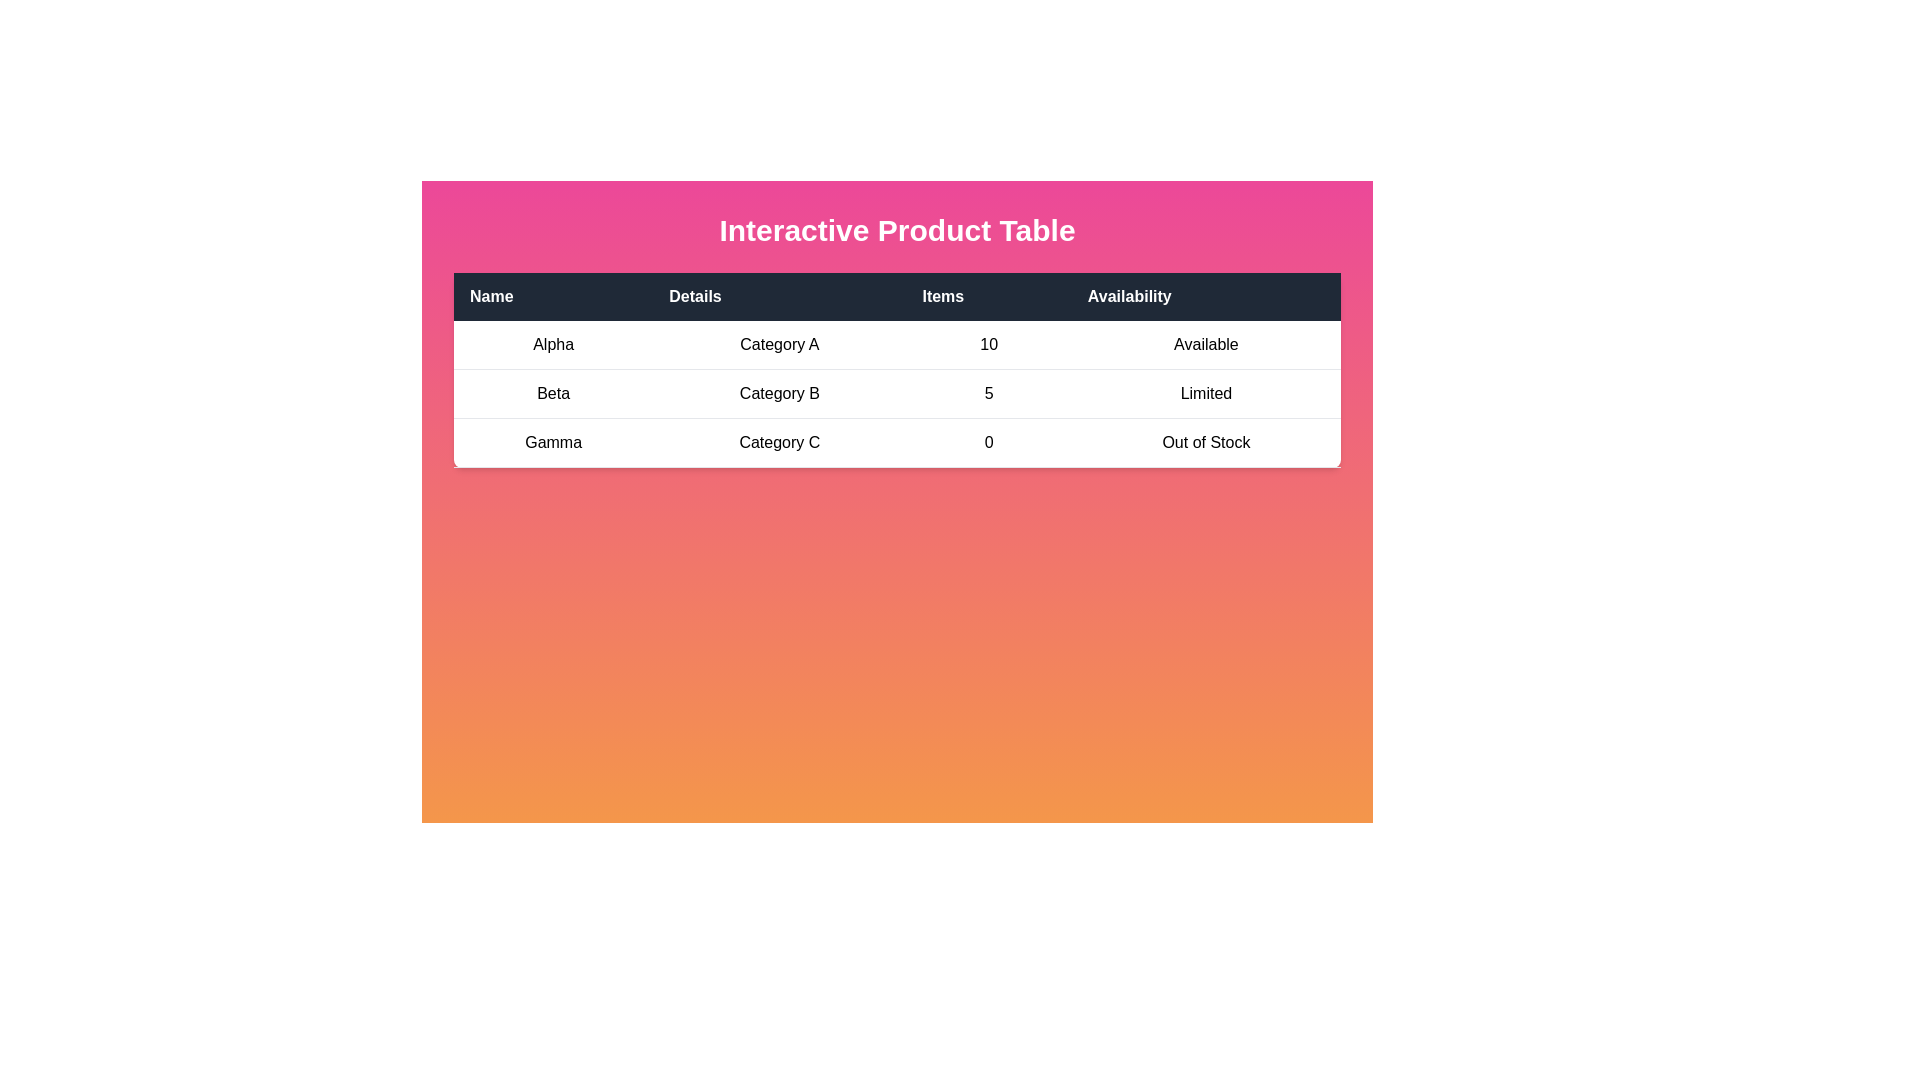 The width and height of the screenshot is (1920, 1080). Describe the element at coordinates (778, 393) in the screenshot. I see `the static text label 'Category B' located in the second row of the table under the 'Details' header, positioned between 'Beta' and '5'` at that location.